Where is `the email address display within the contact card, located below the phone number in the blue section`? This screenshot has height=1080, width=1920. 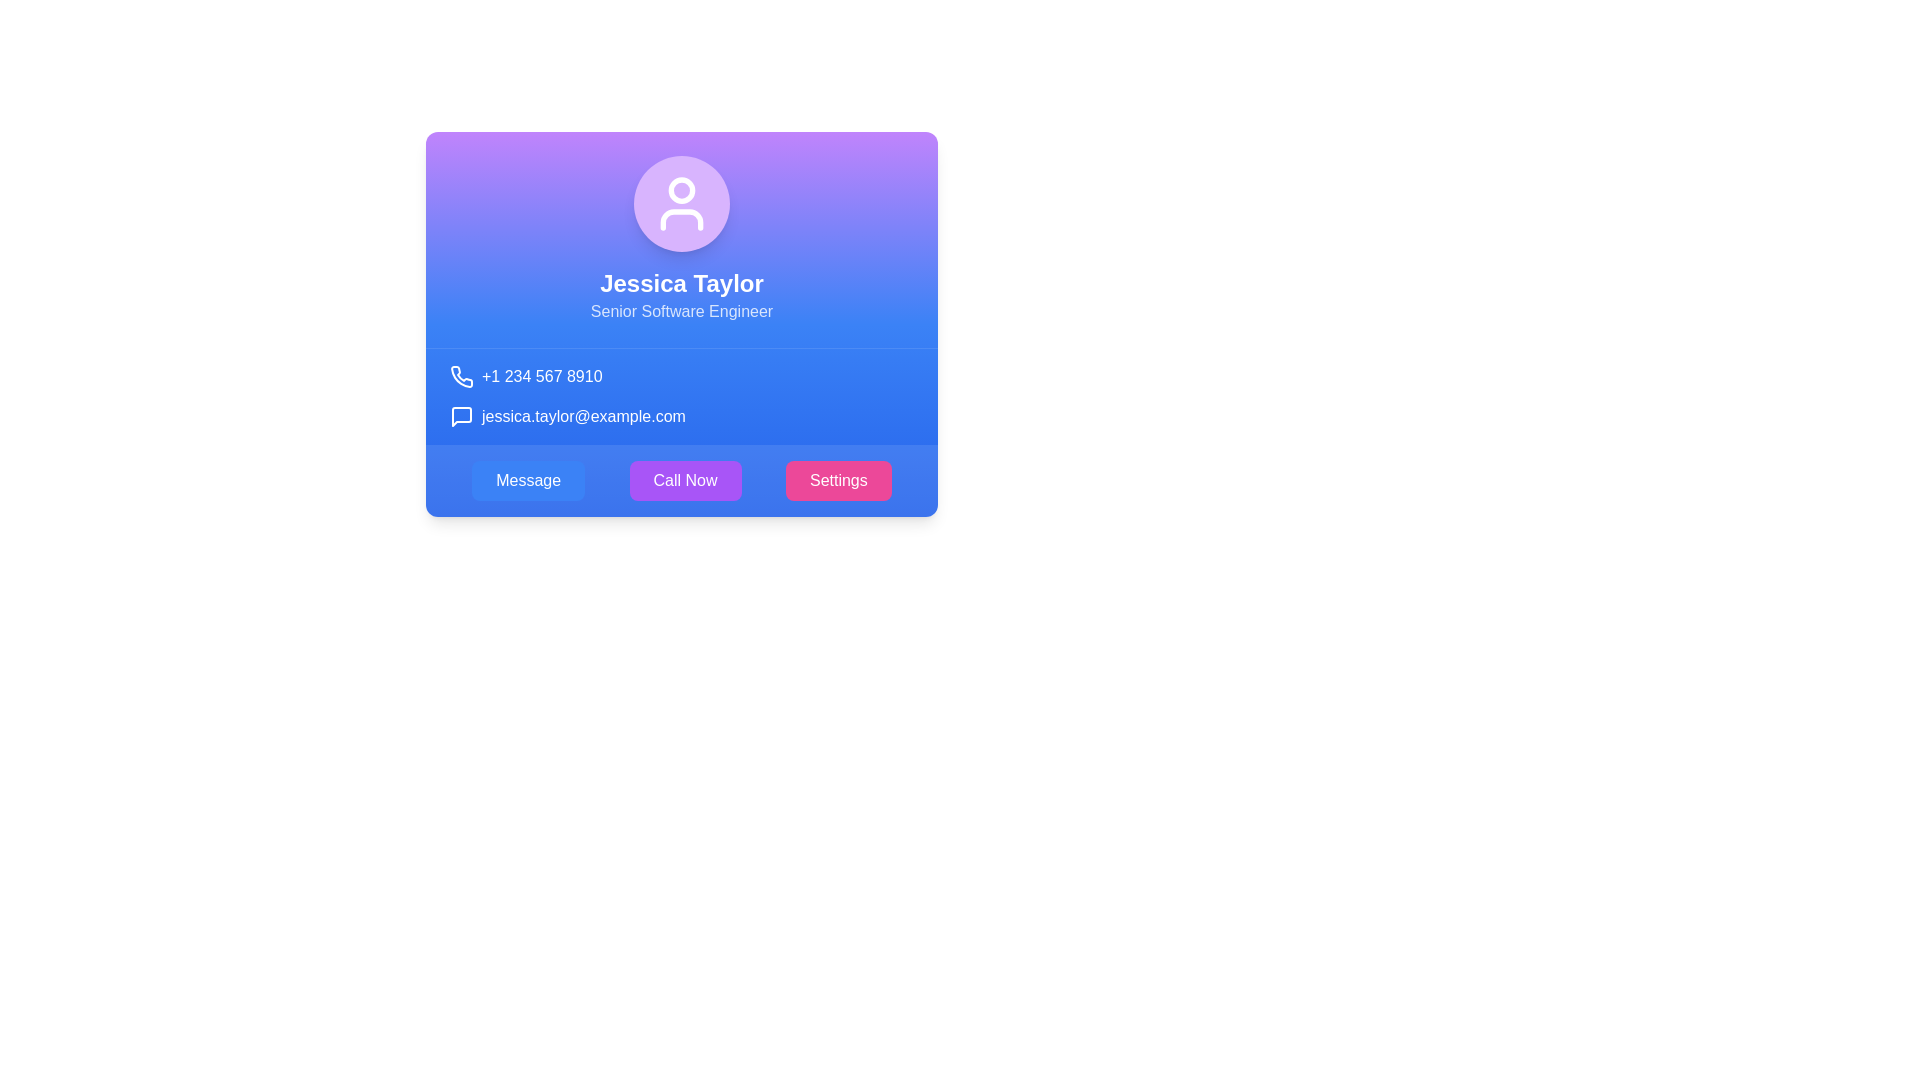
the email address display within the contact card, located below the phone number in the blue section is located at coordinates (681, 415).